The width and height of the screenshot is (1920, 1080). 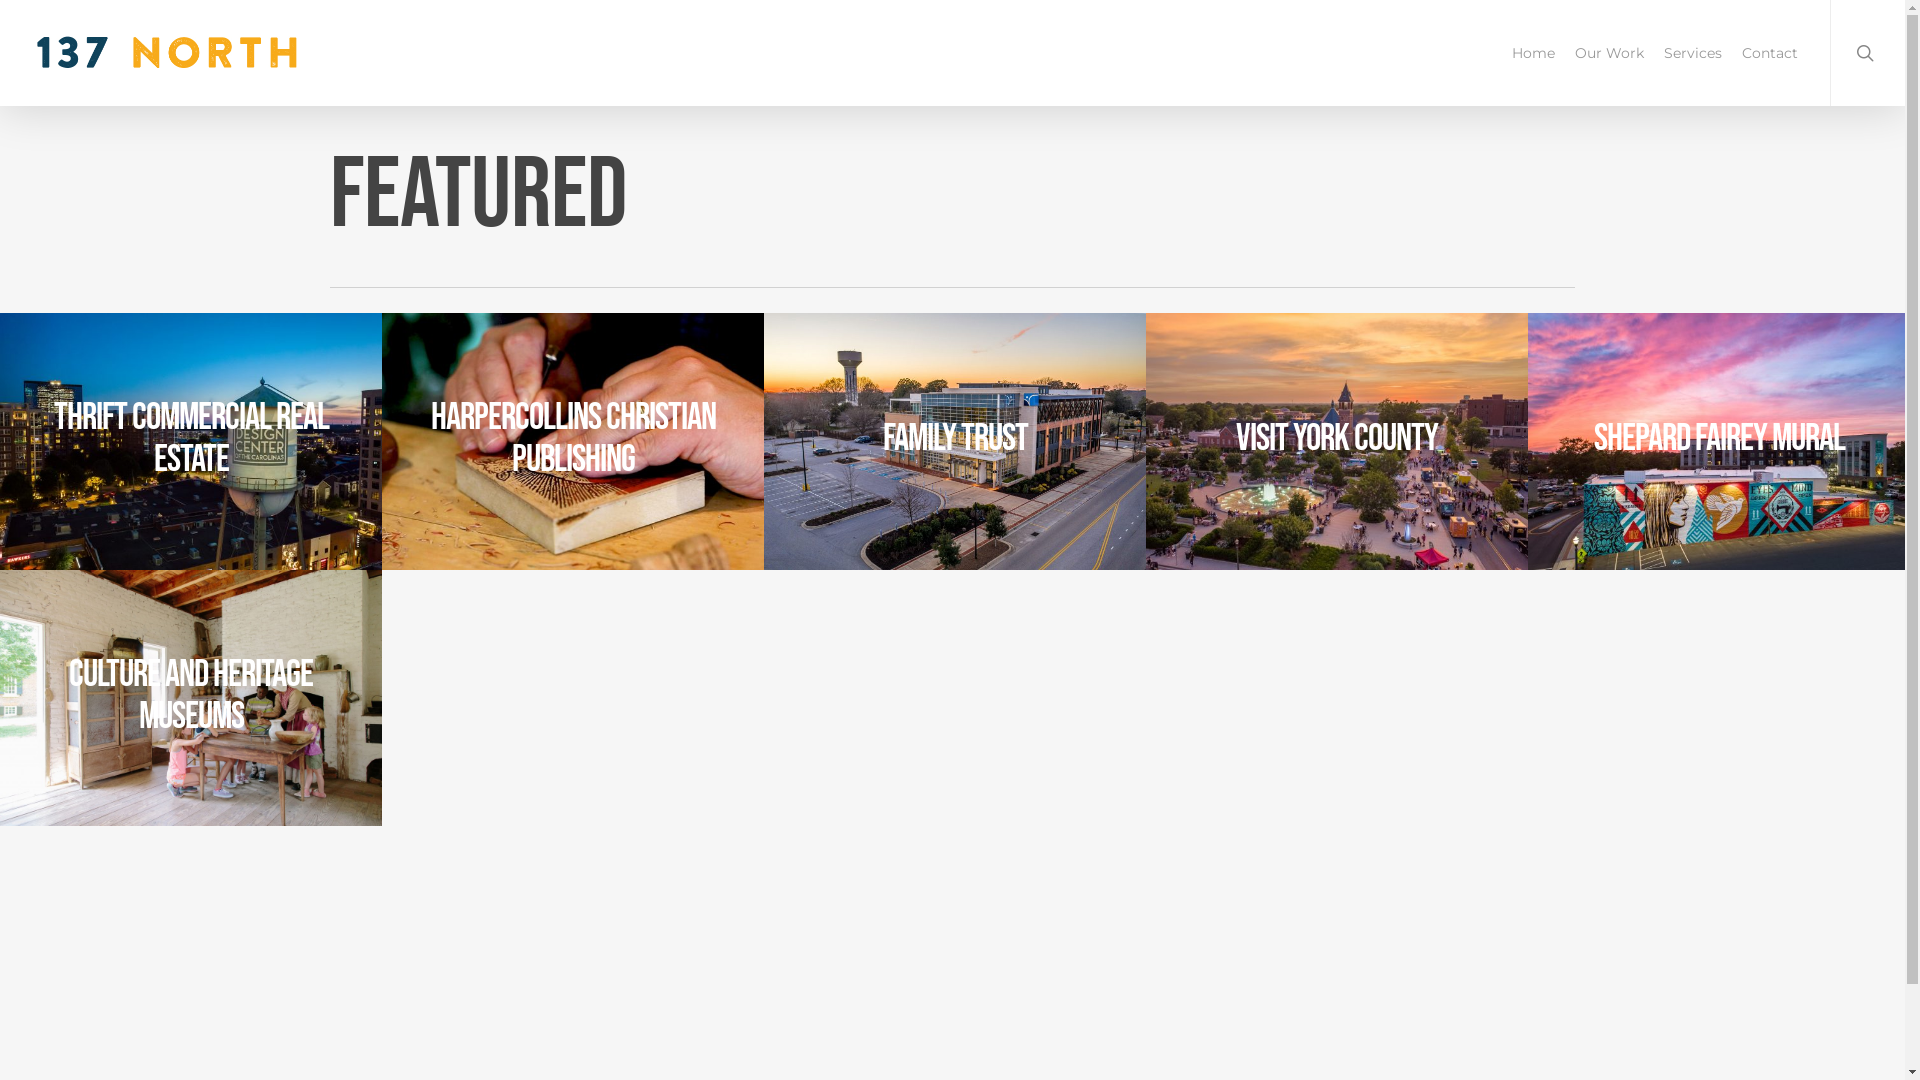 I want to click on 'Services', so click(x=1692, y=52).